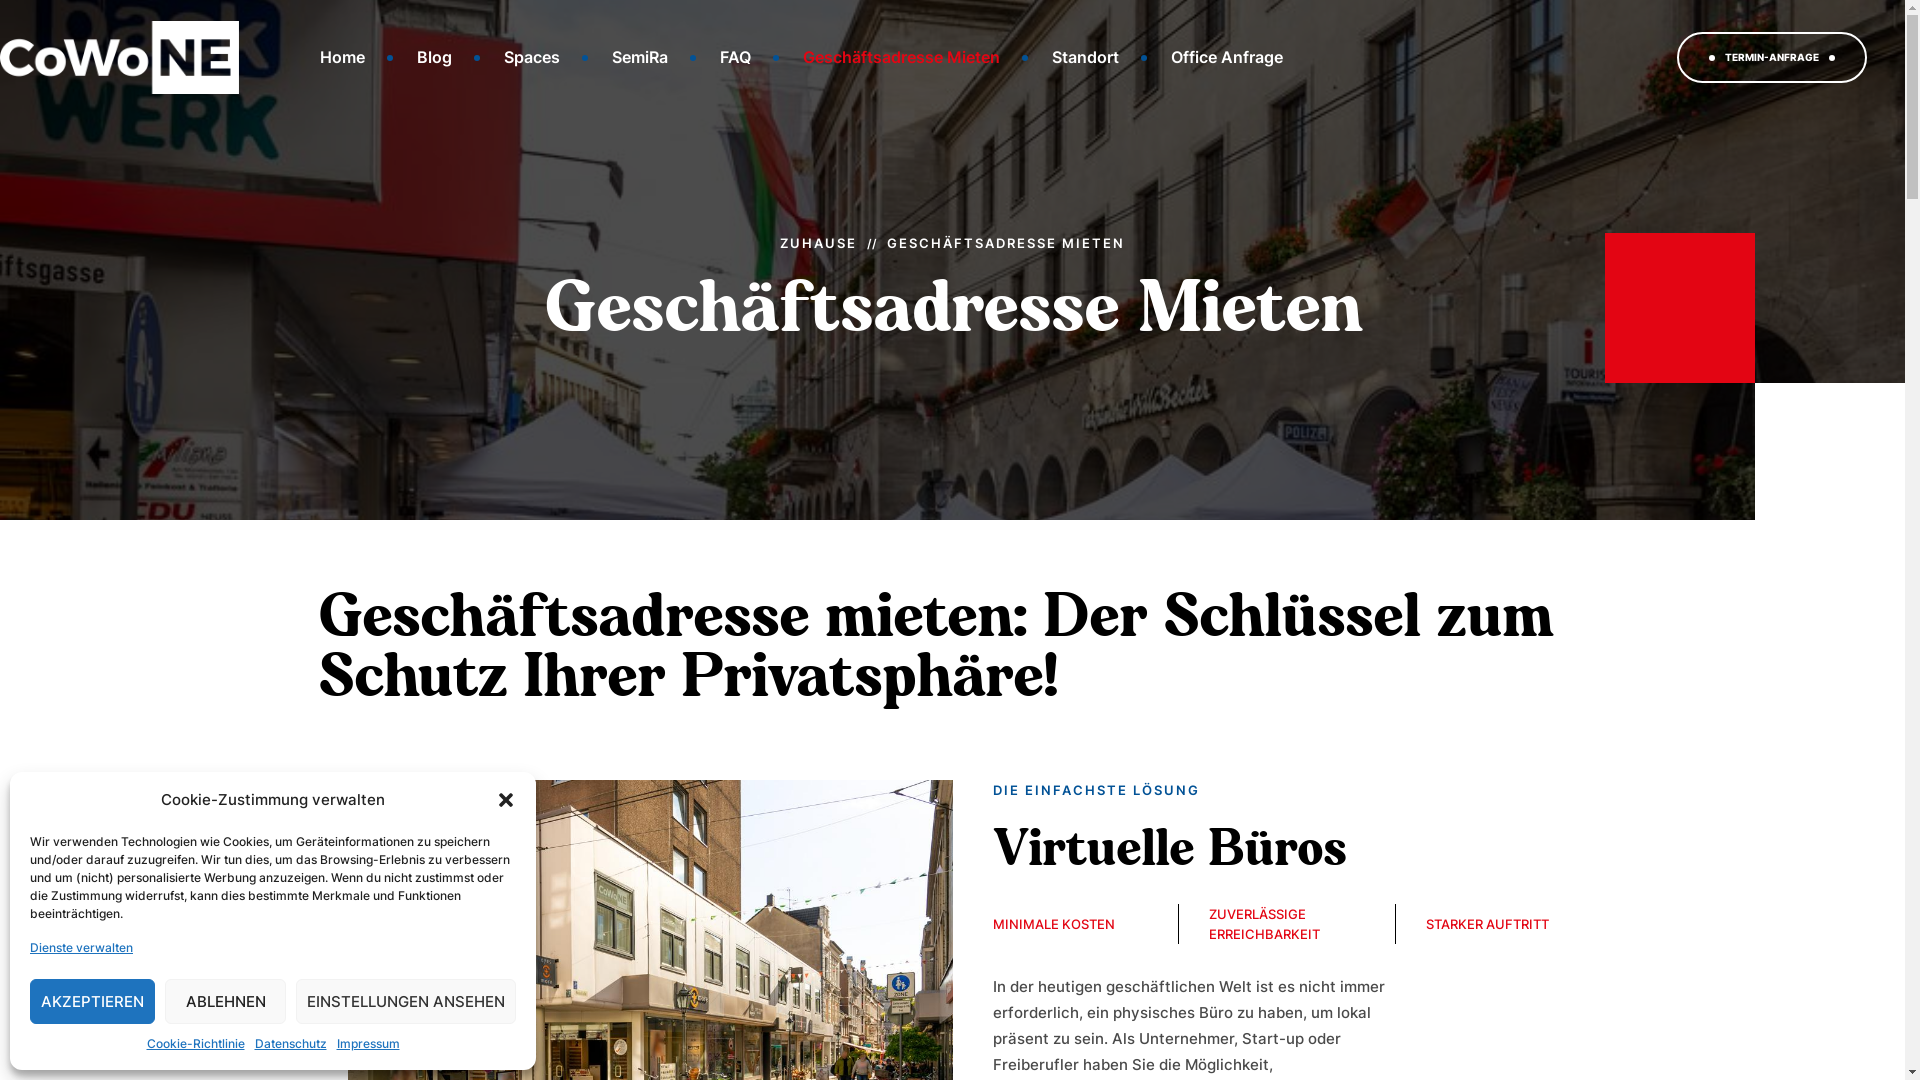 The height and width of the screenshot is (1080, 1920). I want to click on 'Home', so click(342, 56).